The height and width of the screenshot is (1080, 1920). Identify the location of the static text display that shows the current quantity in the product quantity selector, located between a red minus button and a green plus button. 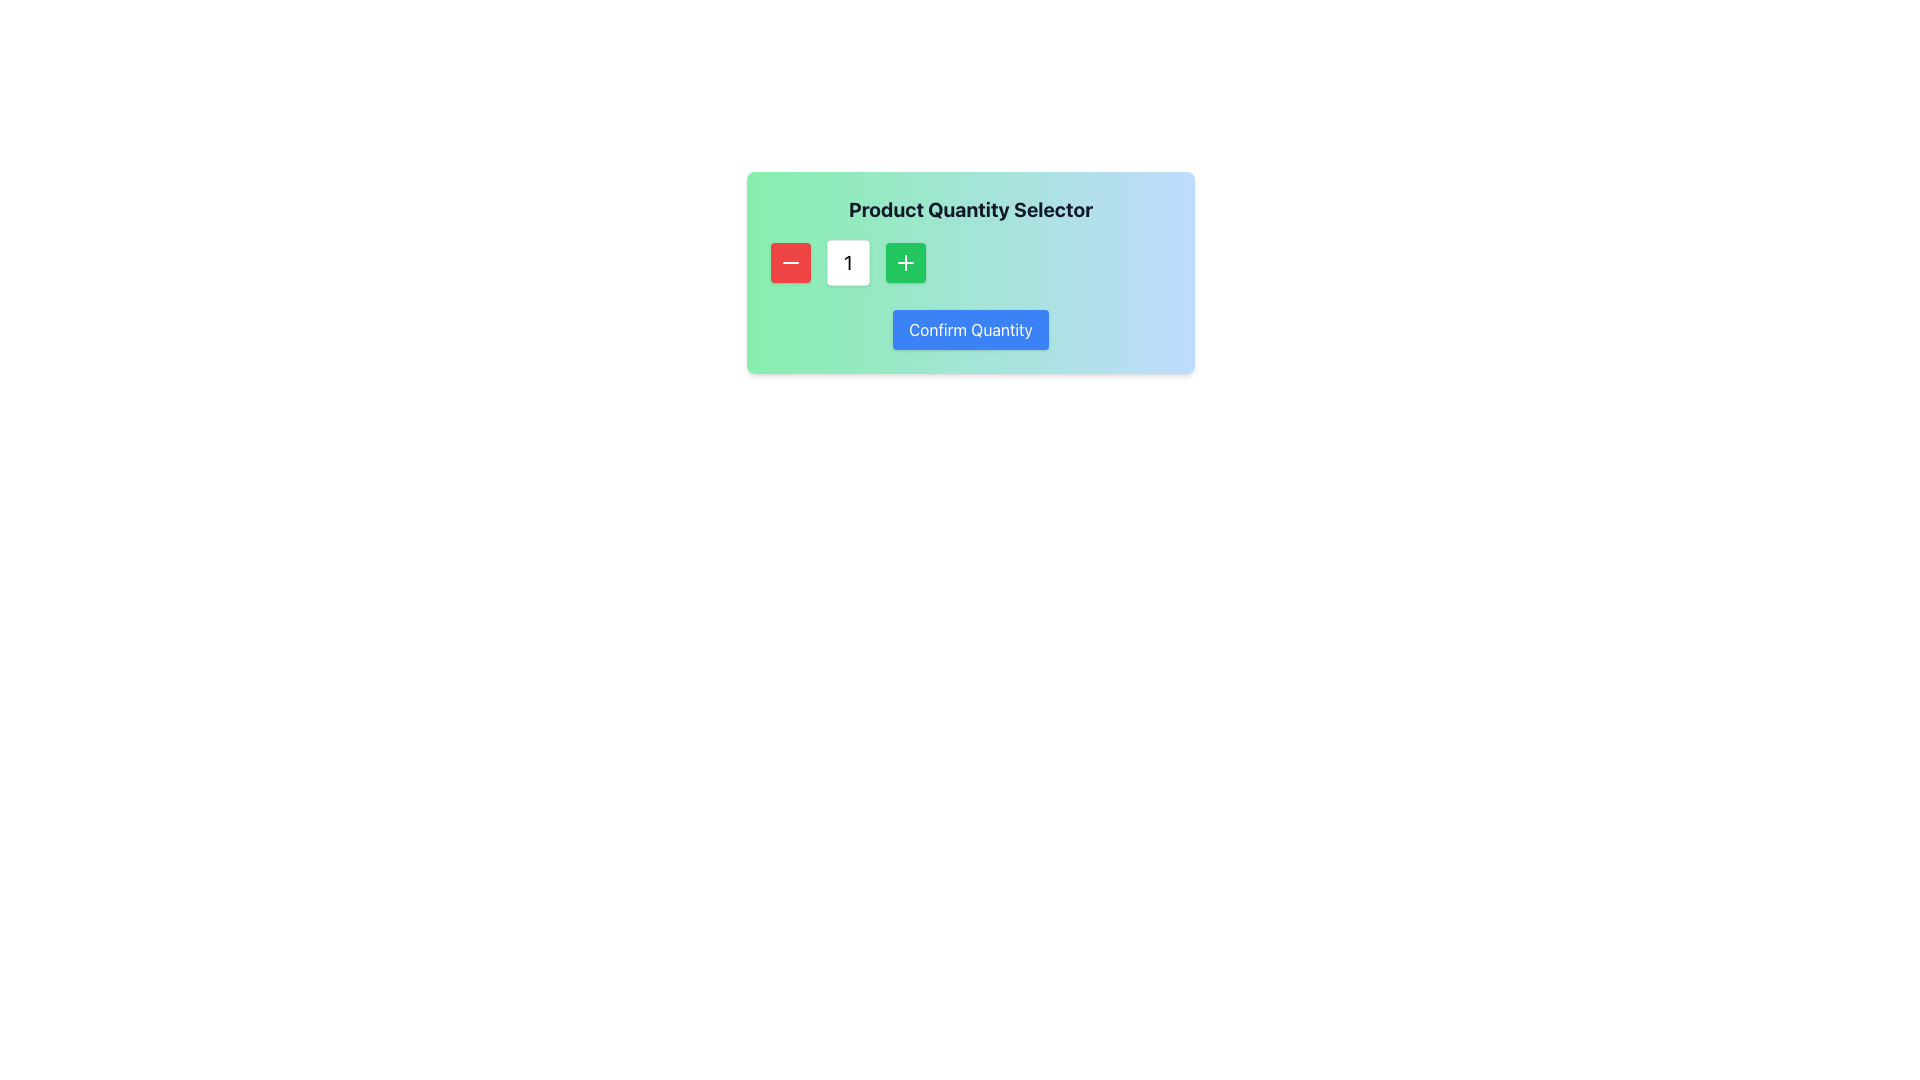
(848, 261).